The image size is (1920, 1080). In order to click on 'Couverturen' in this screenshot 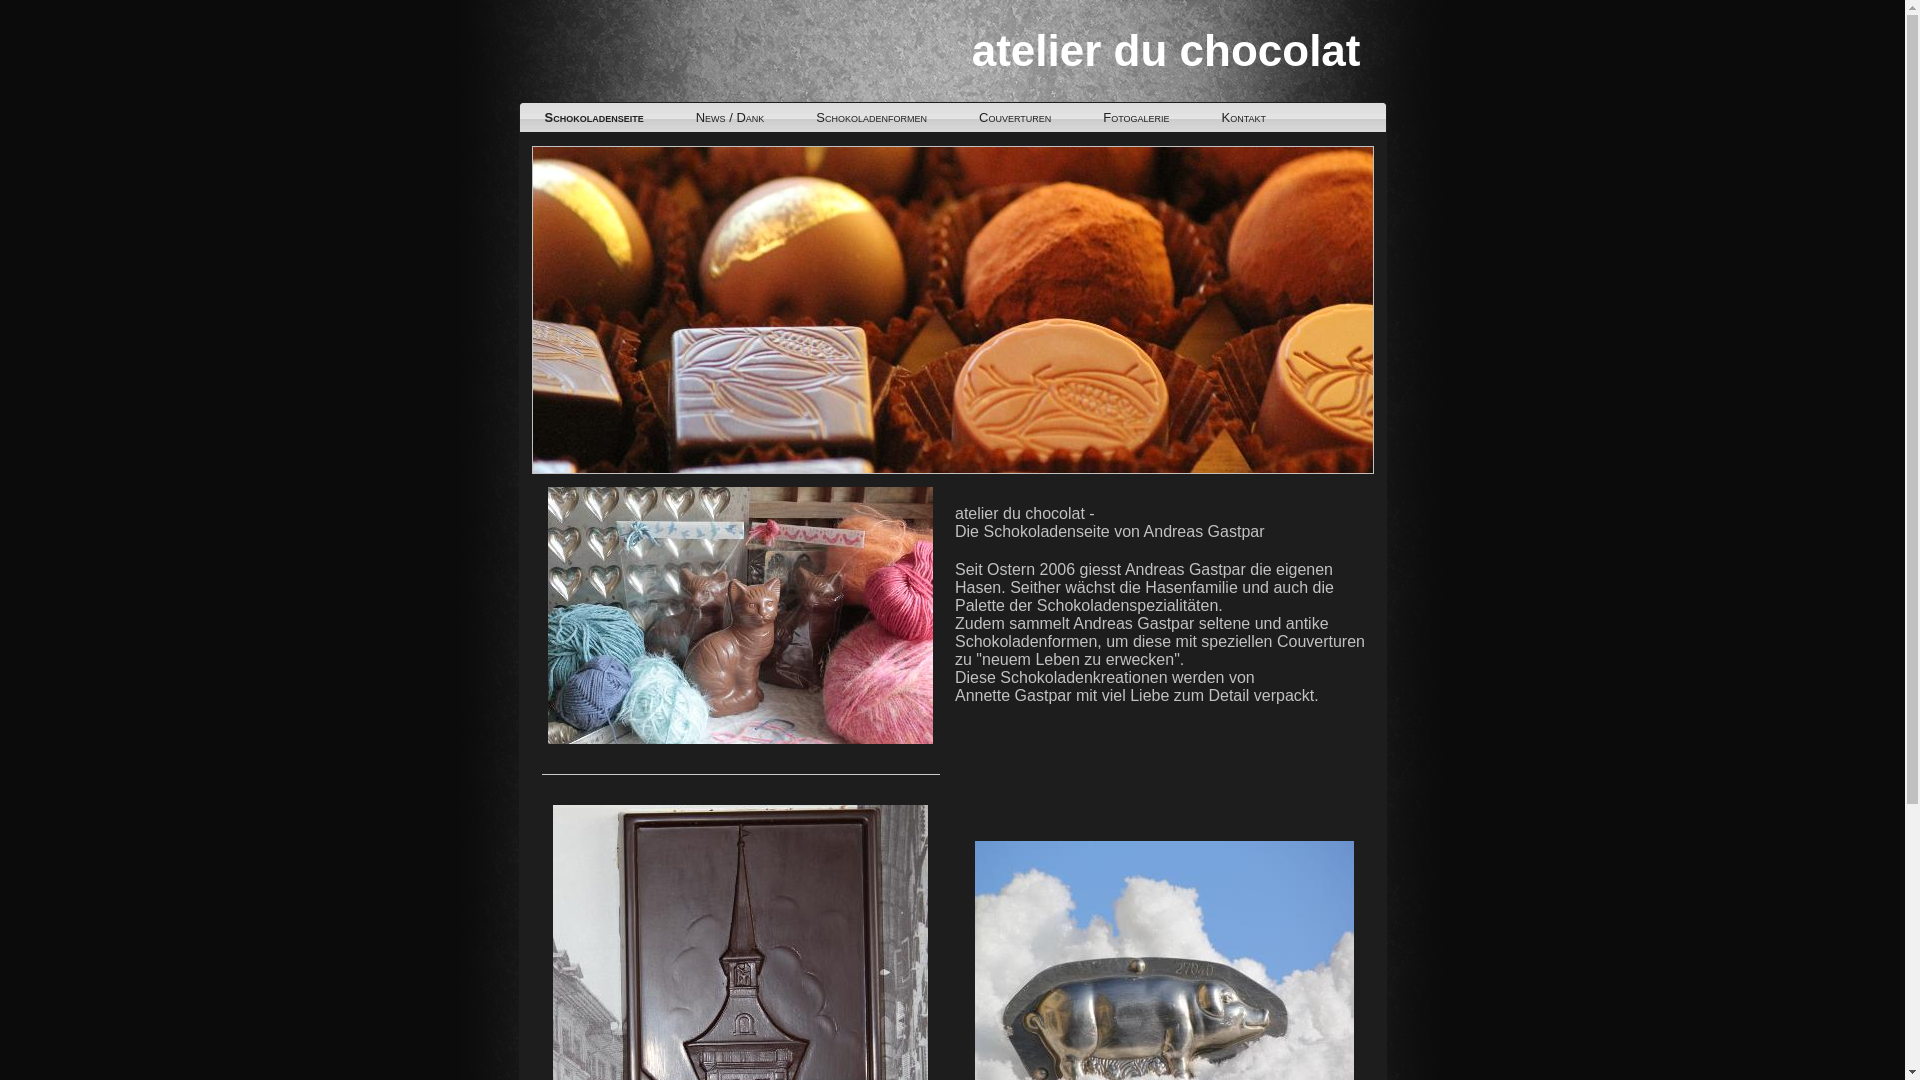, I will do `click(1014, 117)`.